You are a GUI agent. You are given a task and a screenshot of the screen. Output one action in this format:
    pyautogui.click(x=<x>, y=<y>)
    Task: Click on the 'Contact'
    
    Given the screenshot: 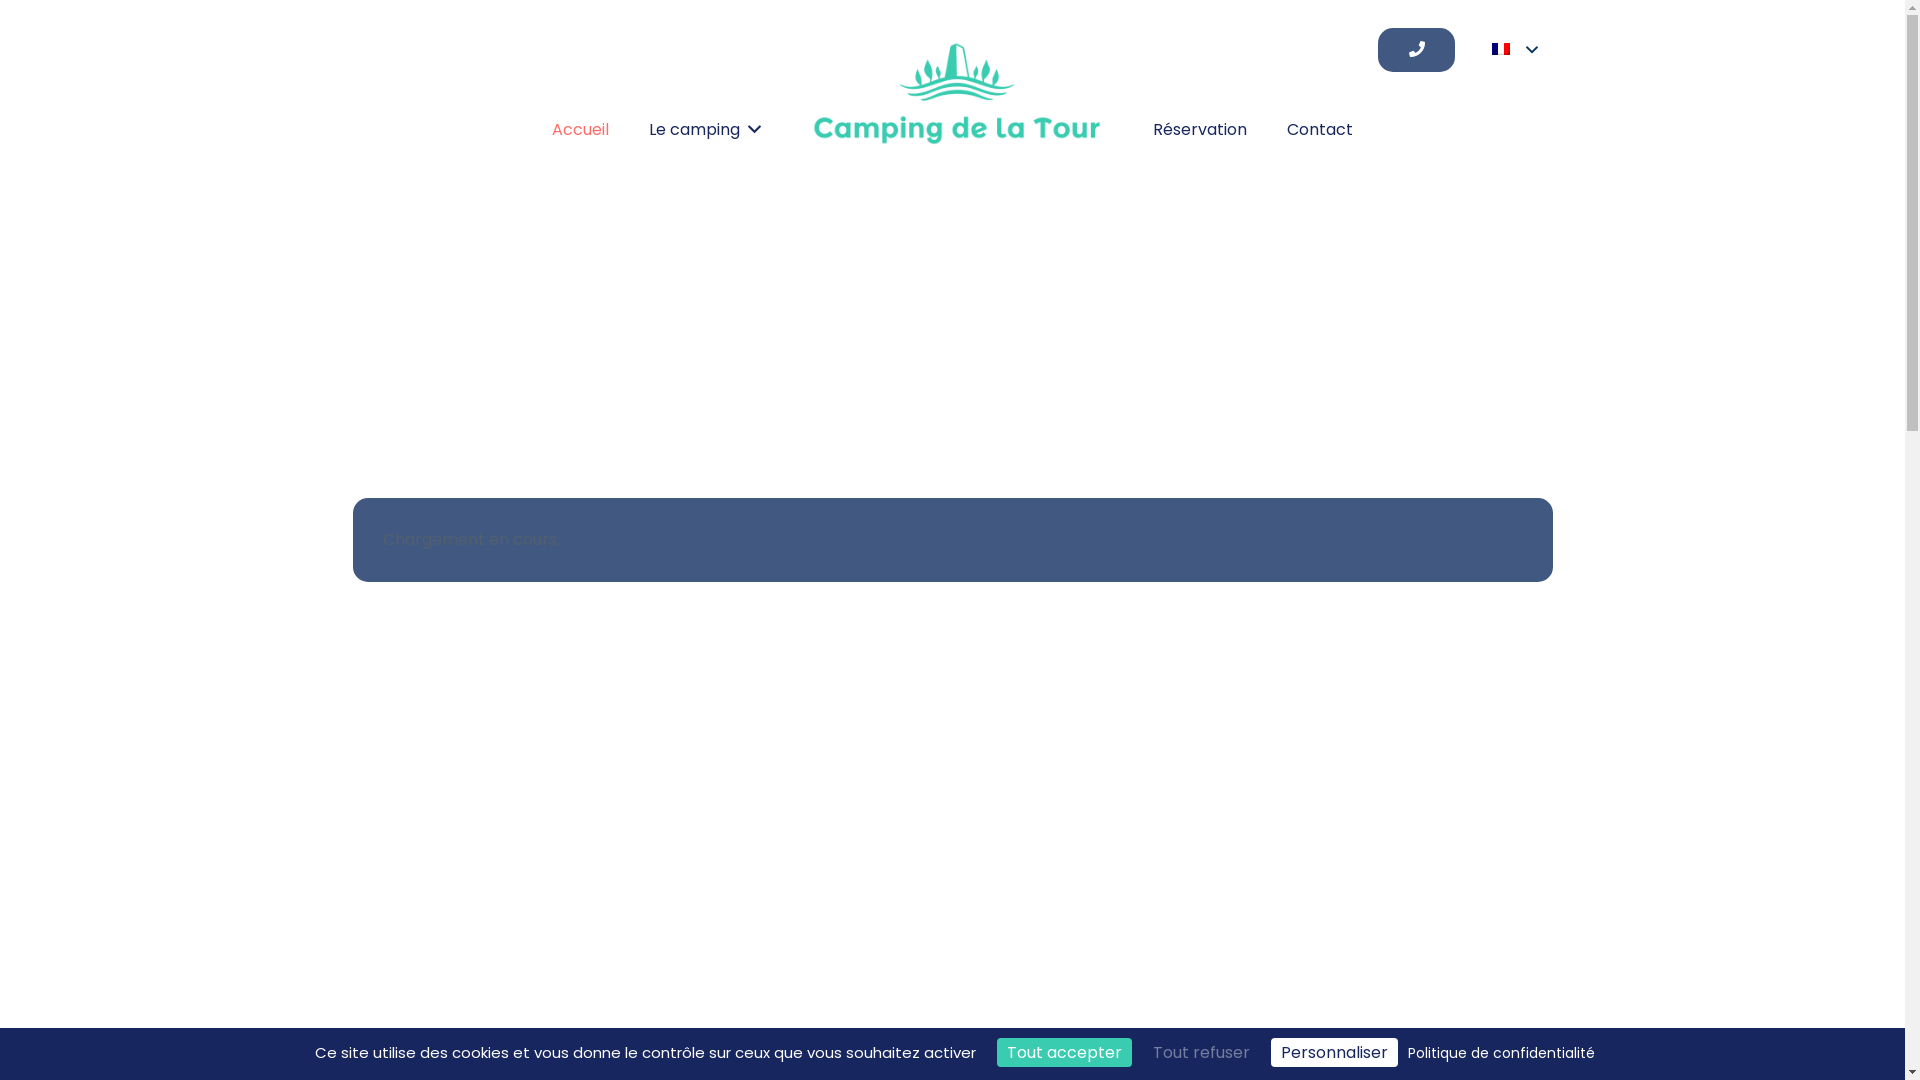 What is the action you would take?
    pyautogui.click(x=1320, y=130)
    